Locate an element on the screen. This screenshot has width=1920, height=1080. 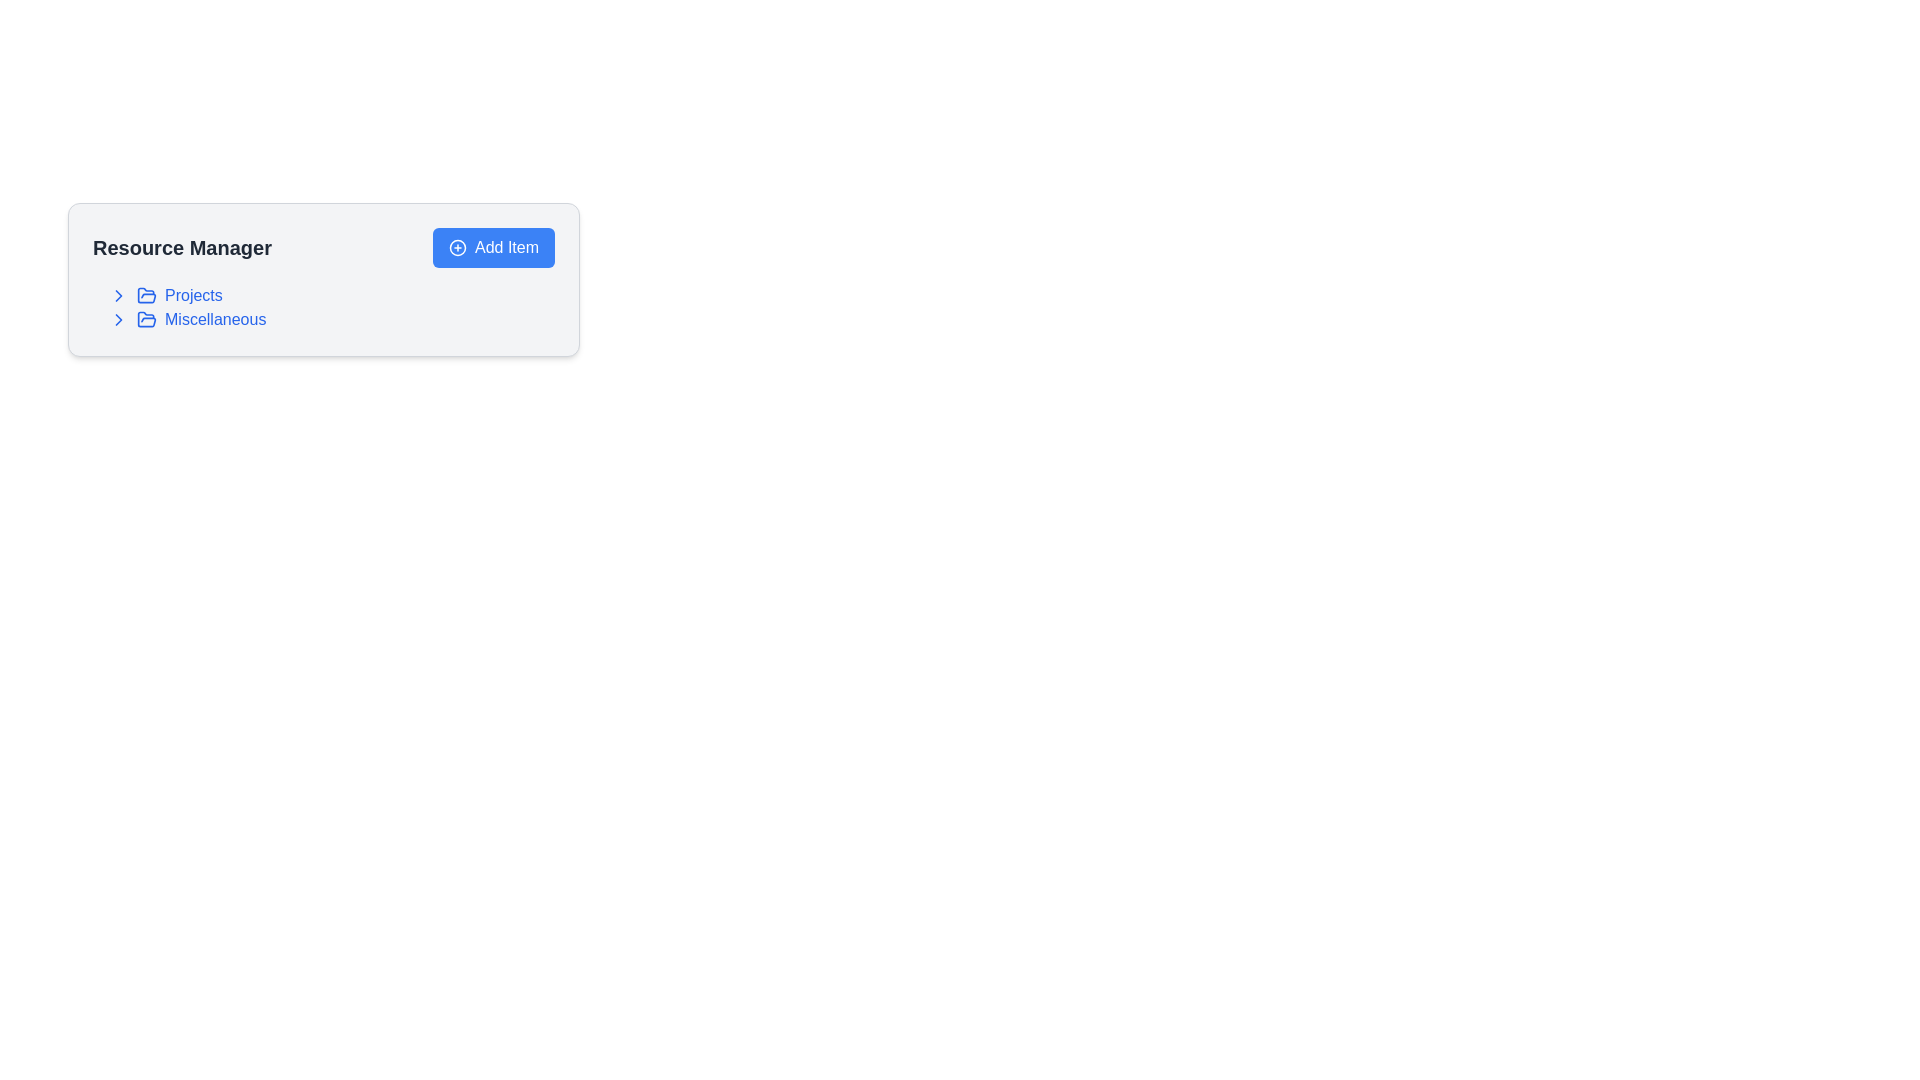
the state of the 'Miscellaneous' folder icon, which is the second icon within the 'Miscellaneous' entry, positioned between the chevron icon and the text label 'Miscellaneous' is located at coordinates (146, 319).